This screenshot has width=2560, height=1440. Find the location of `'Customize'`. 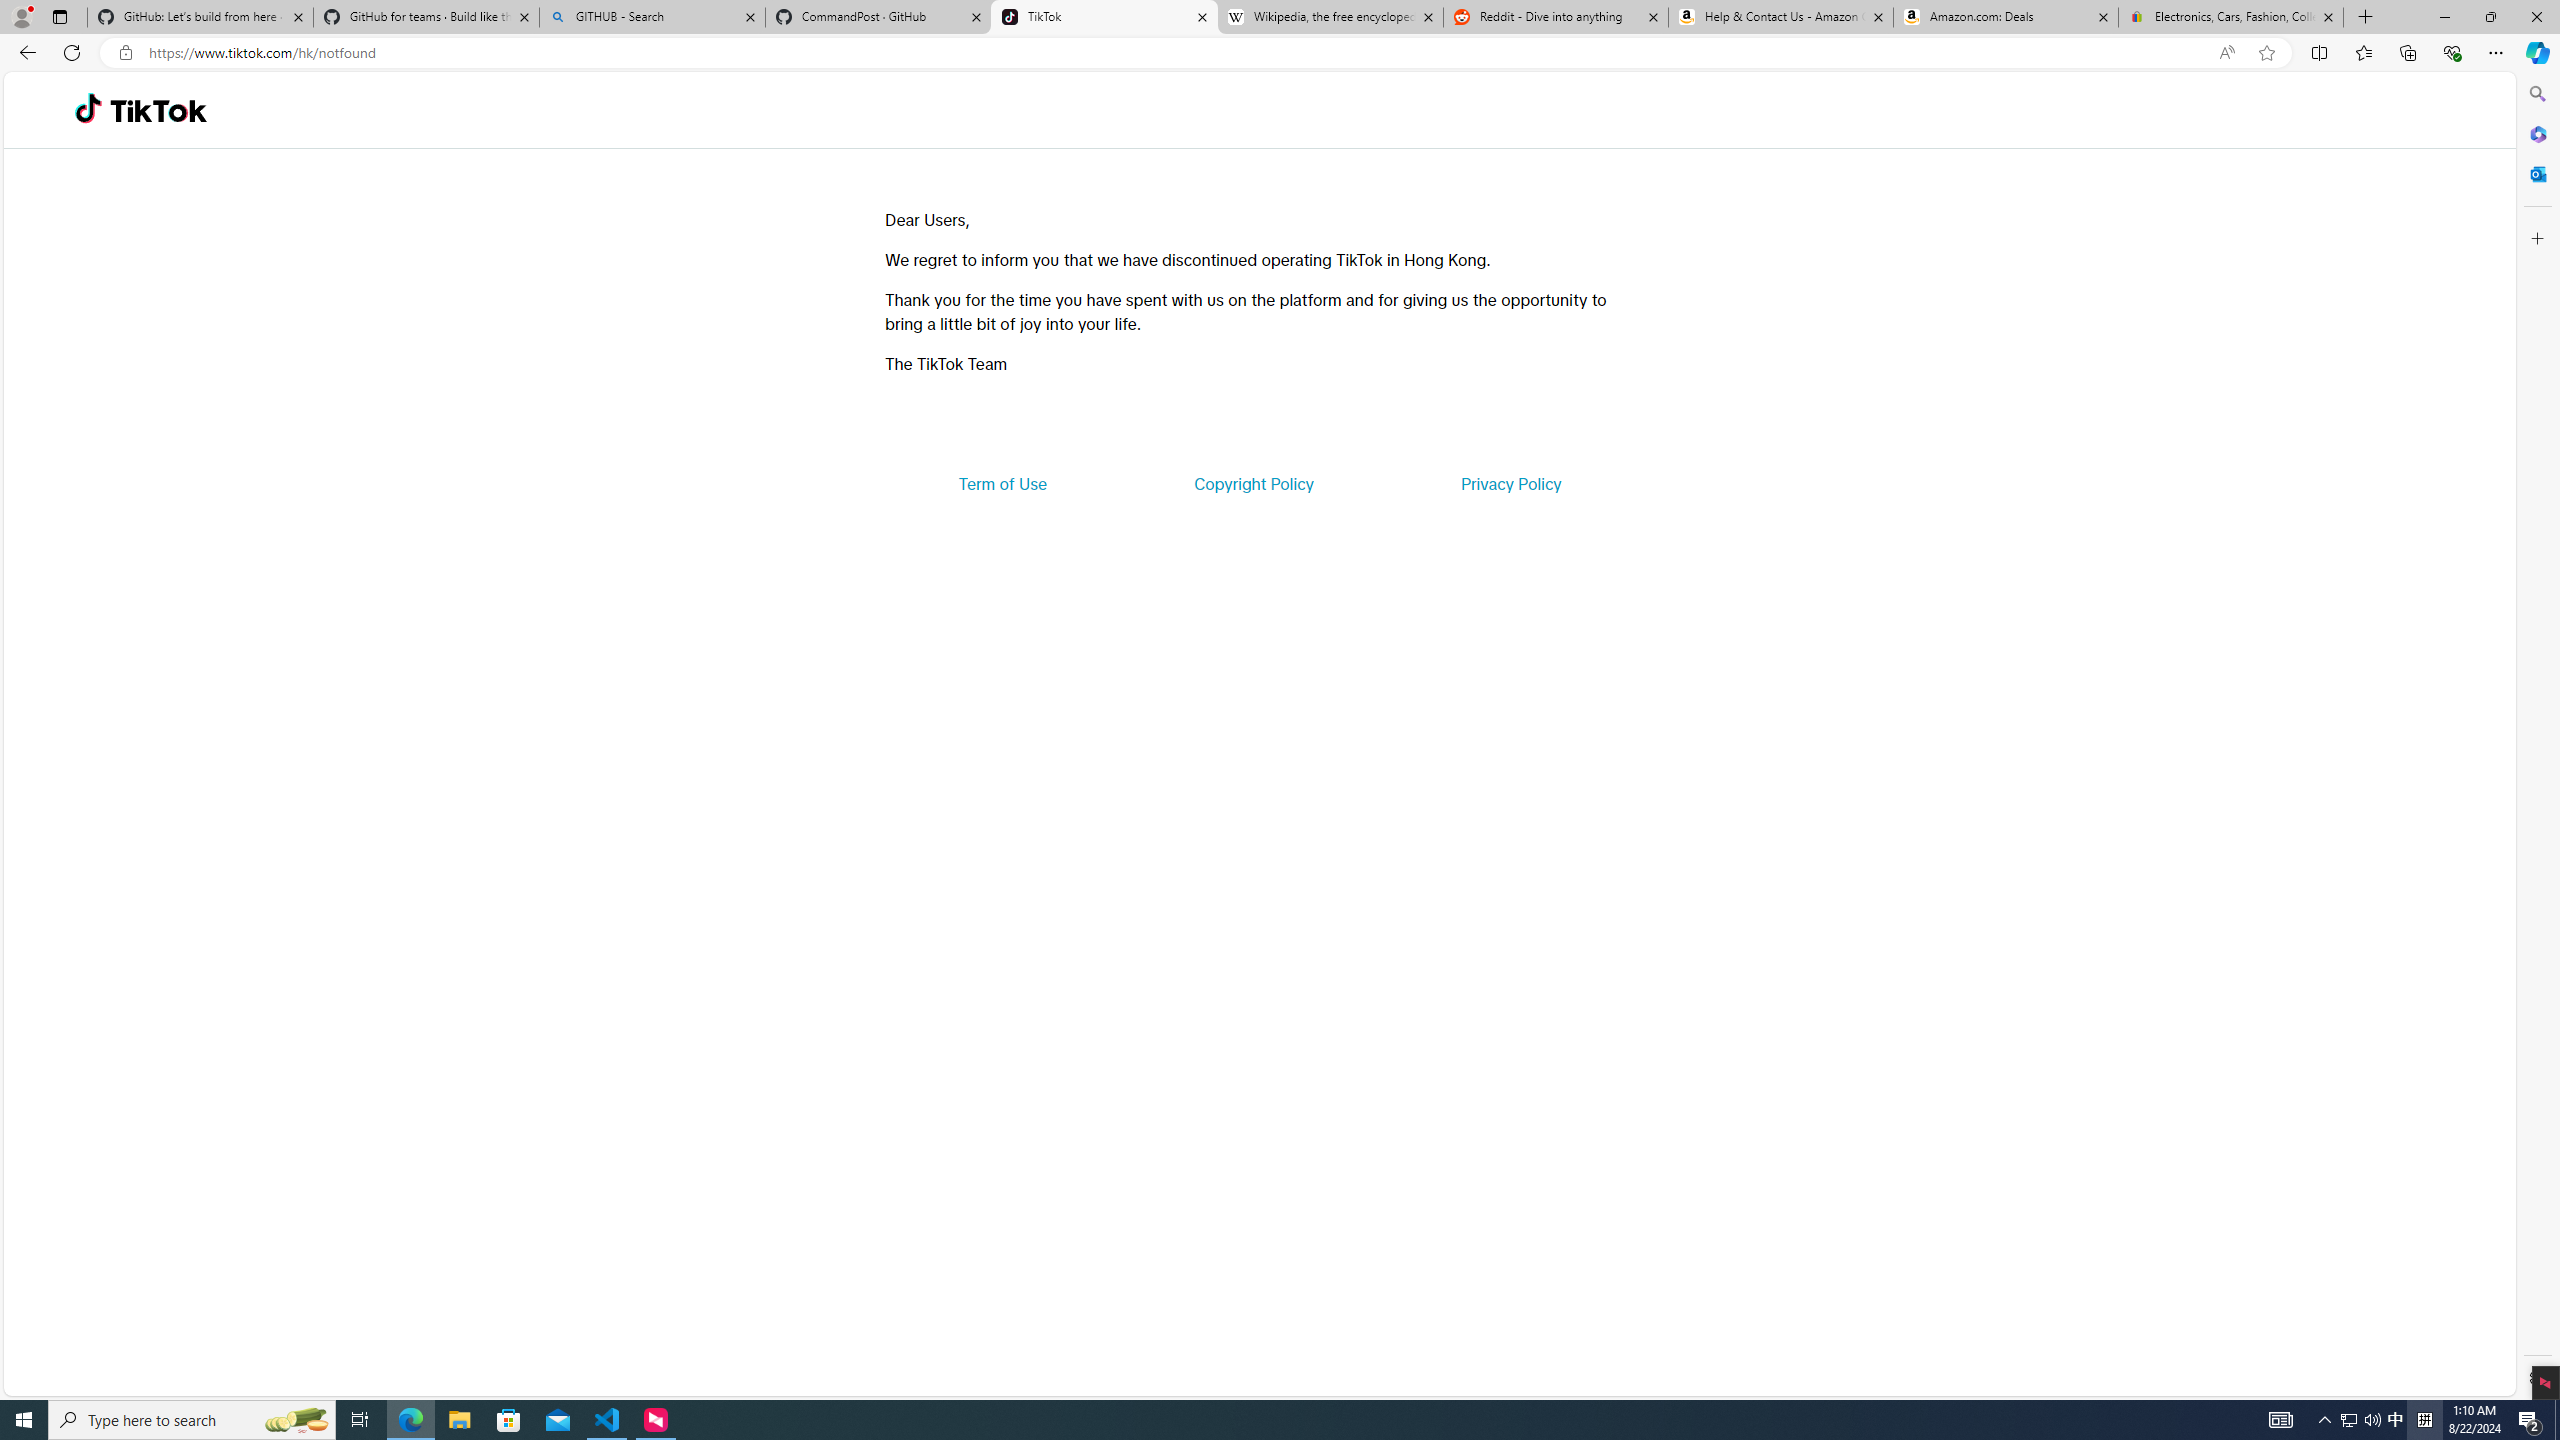

'Customize' is located at coordinates (2535, 237).